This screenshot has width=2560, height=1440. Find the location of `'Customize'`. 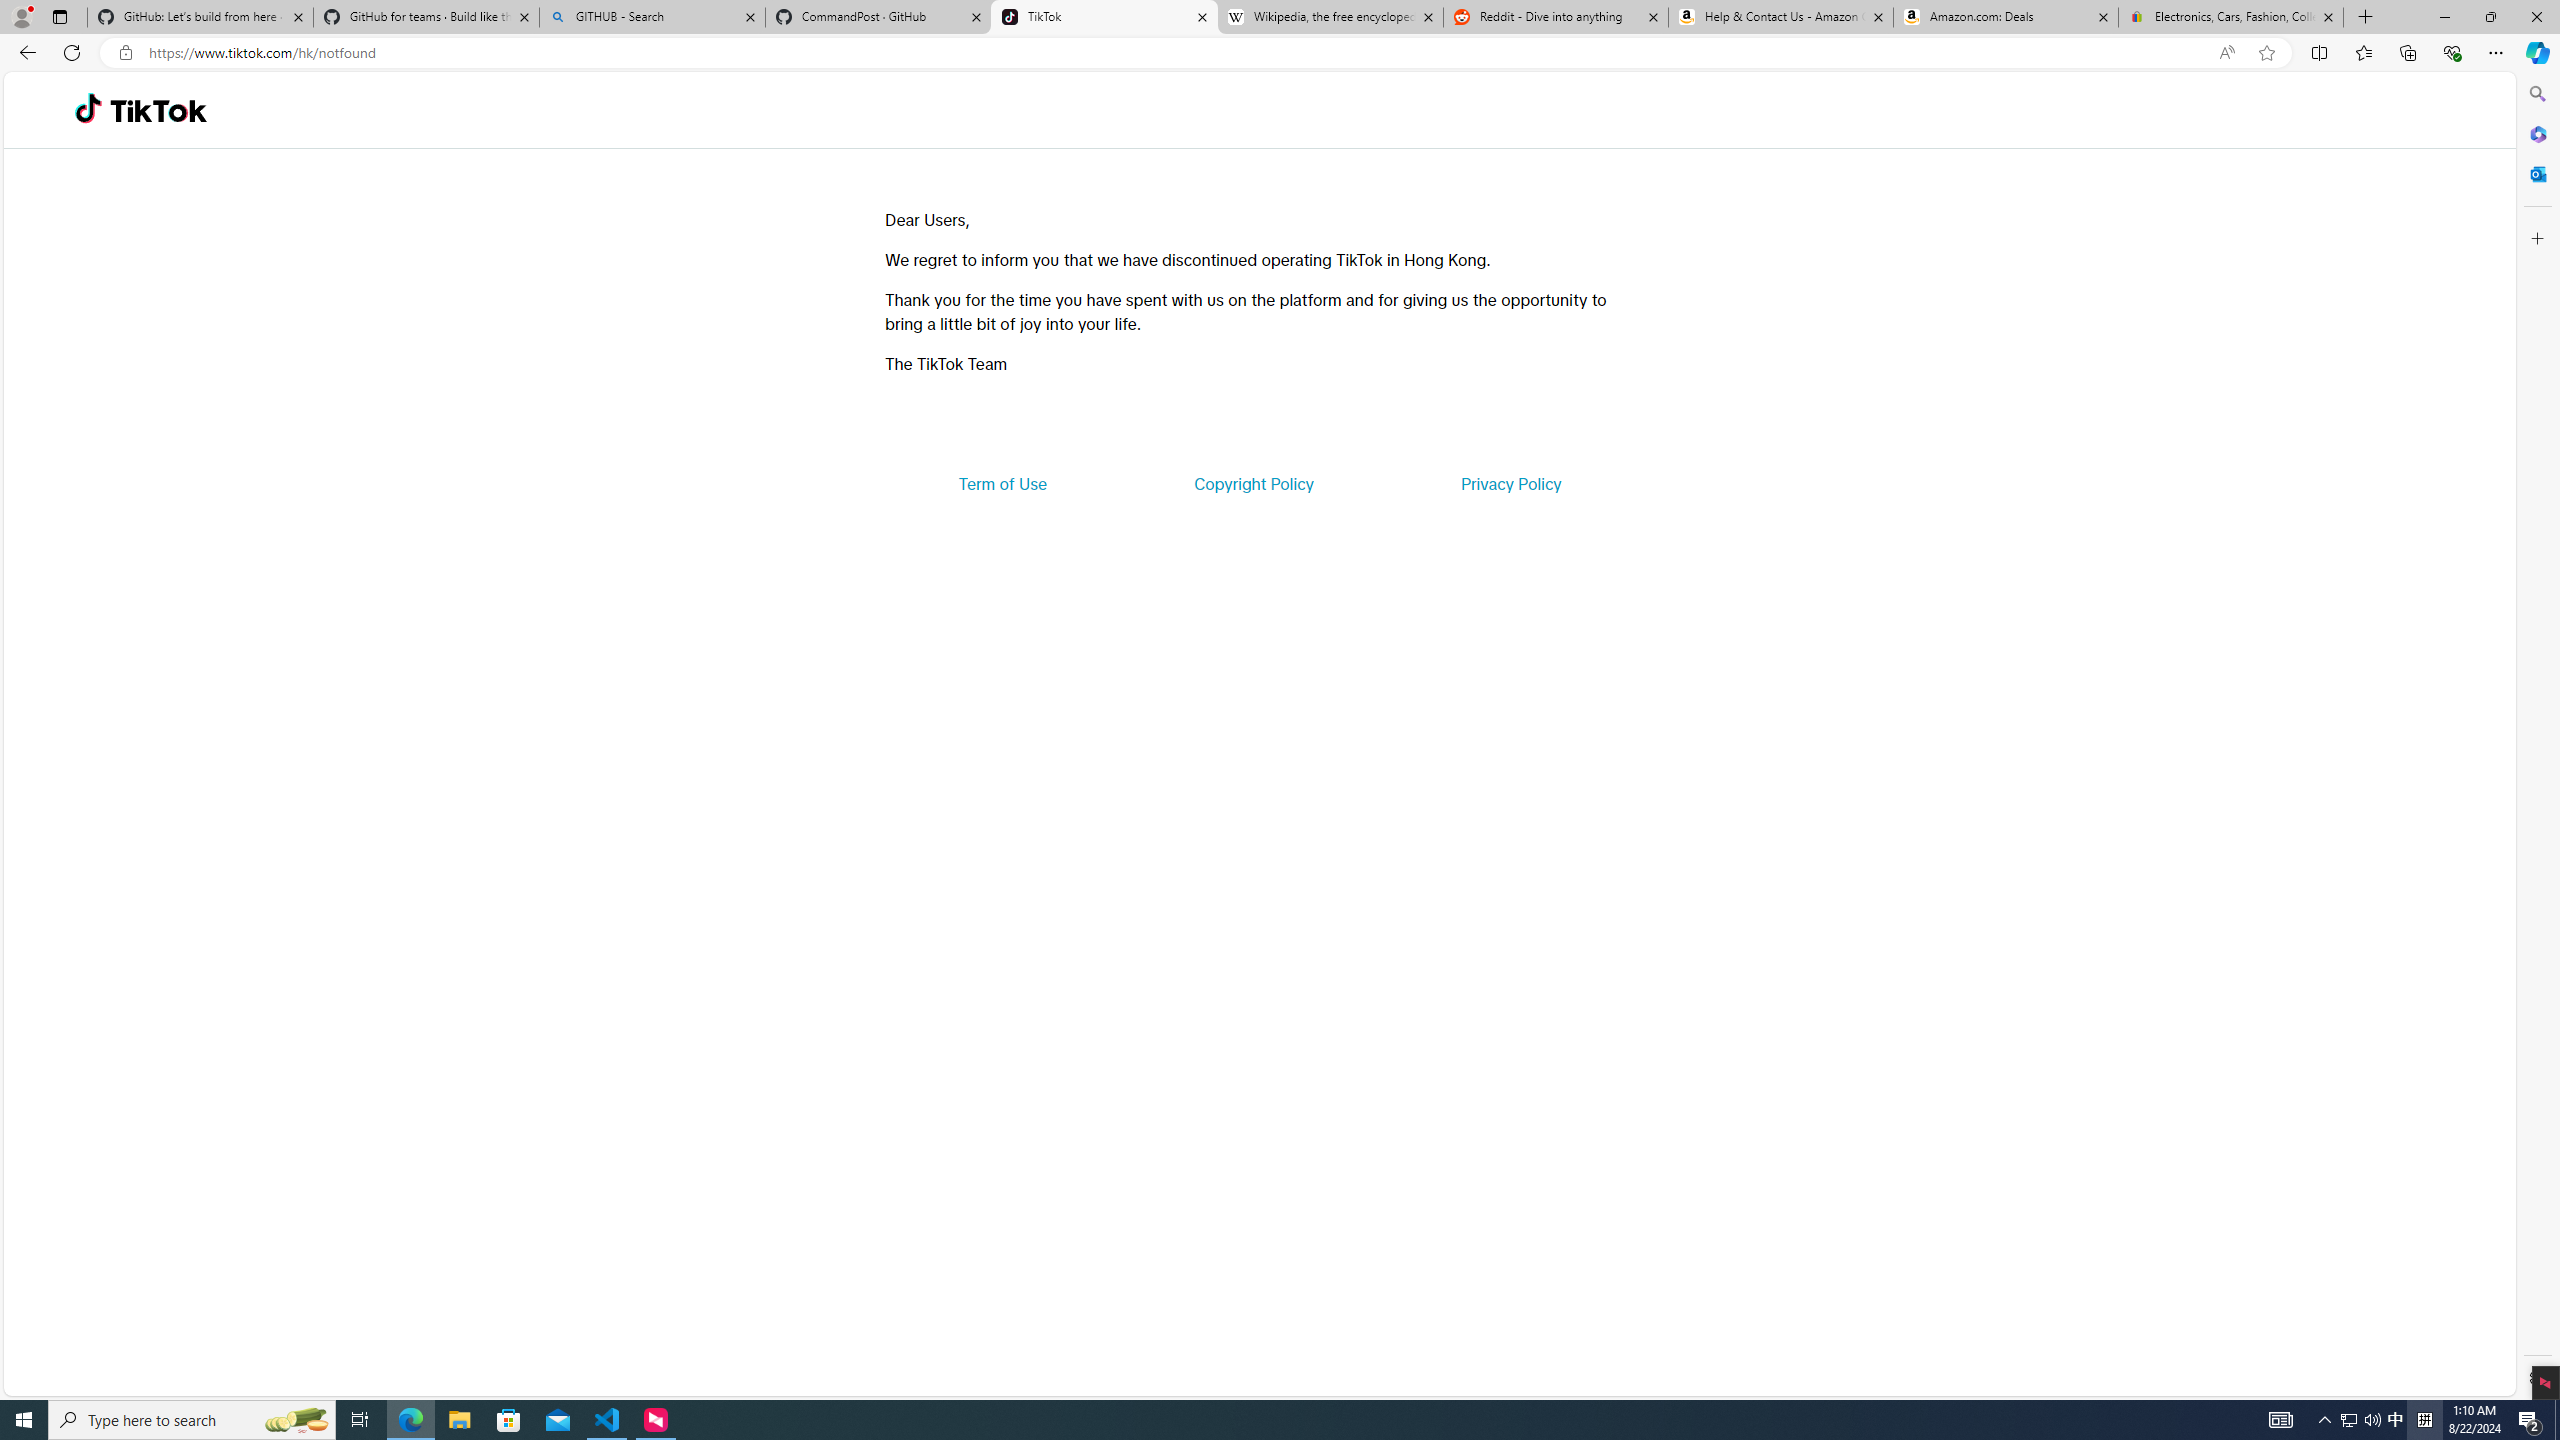

'Customize' is located at coordinates (2535, 237).